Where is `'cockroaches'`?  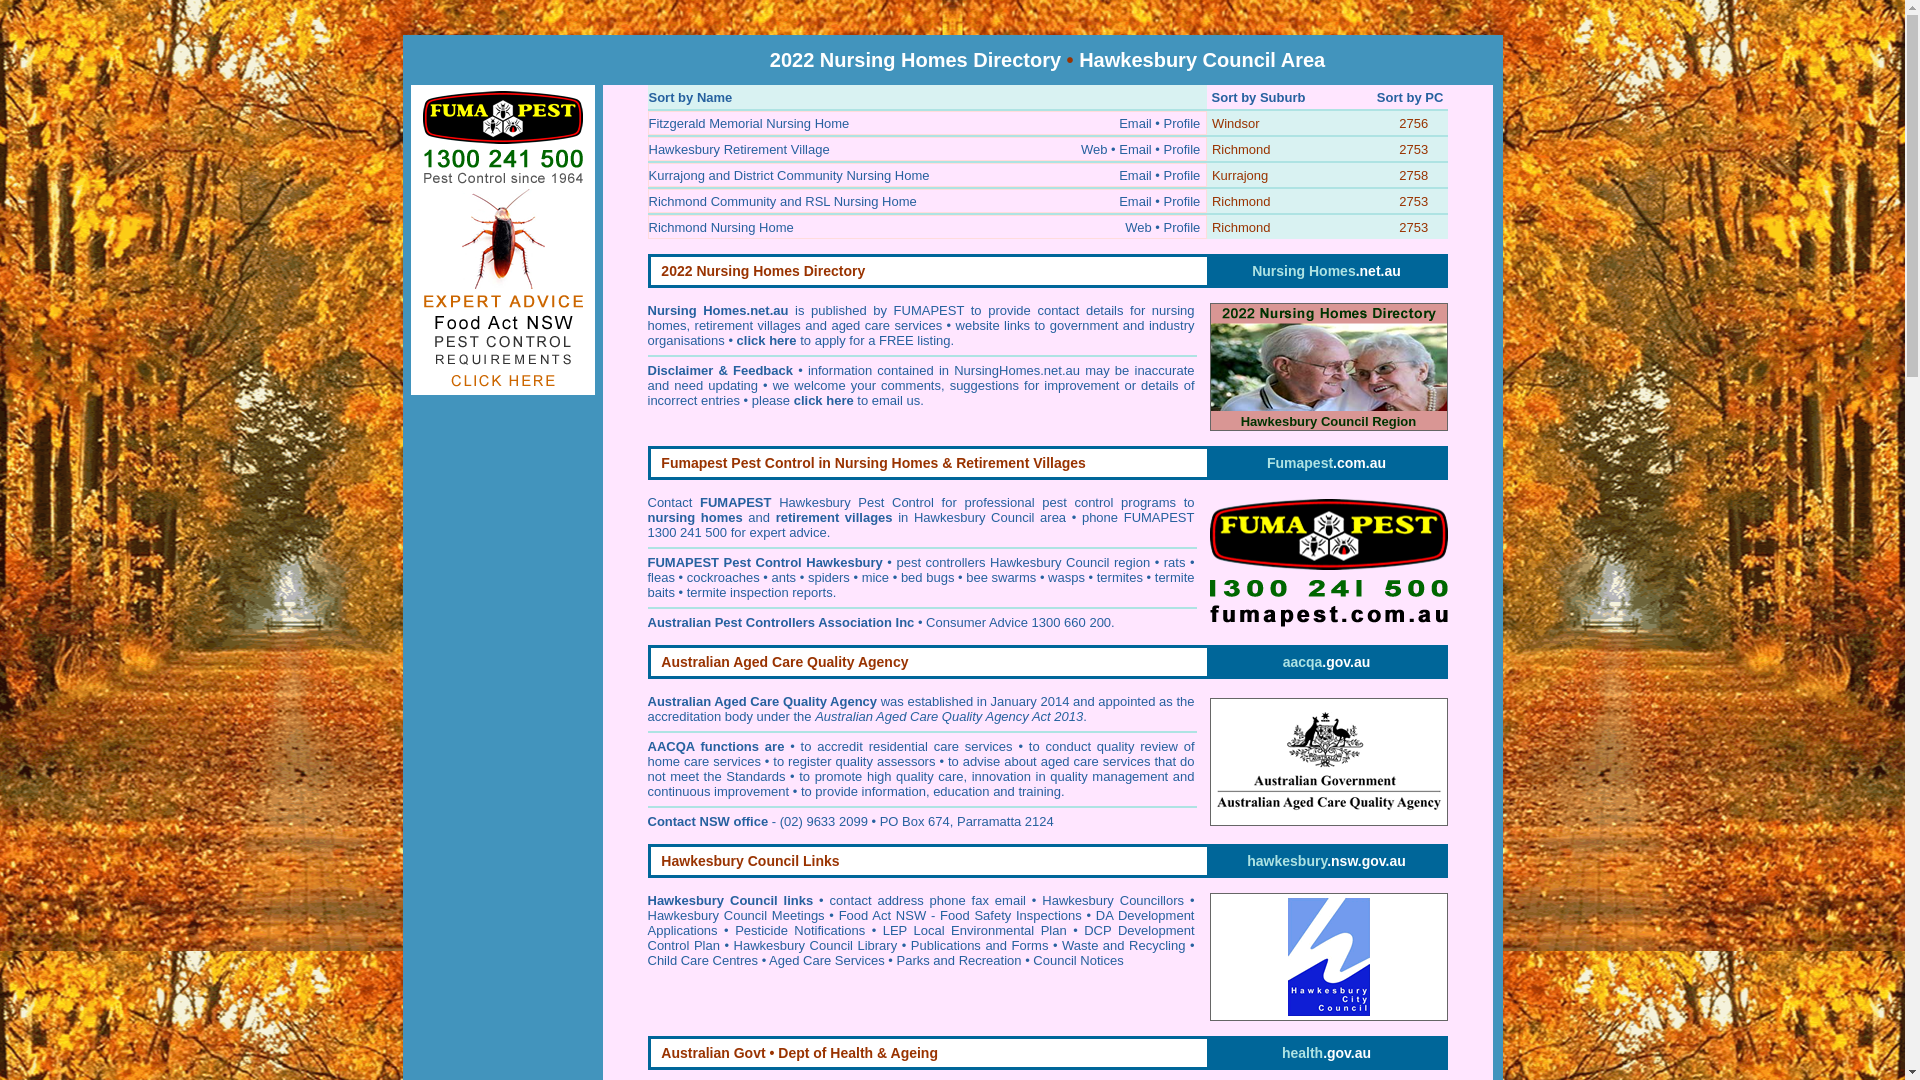
'cockroaches' is located at coordinates (722, 577).